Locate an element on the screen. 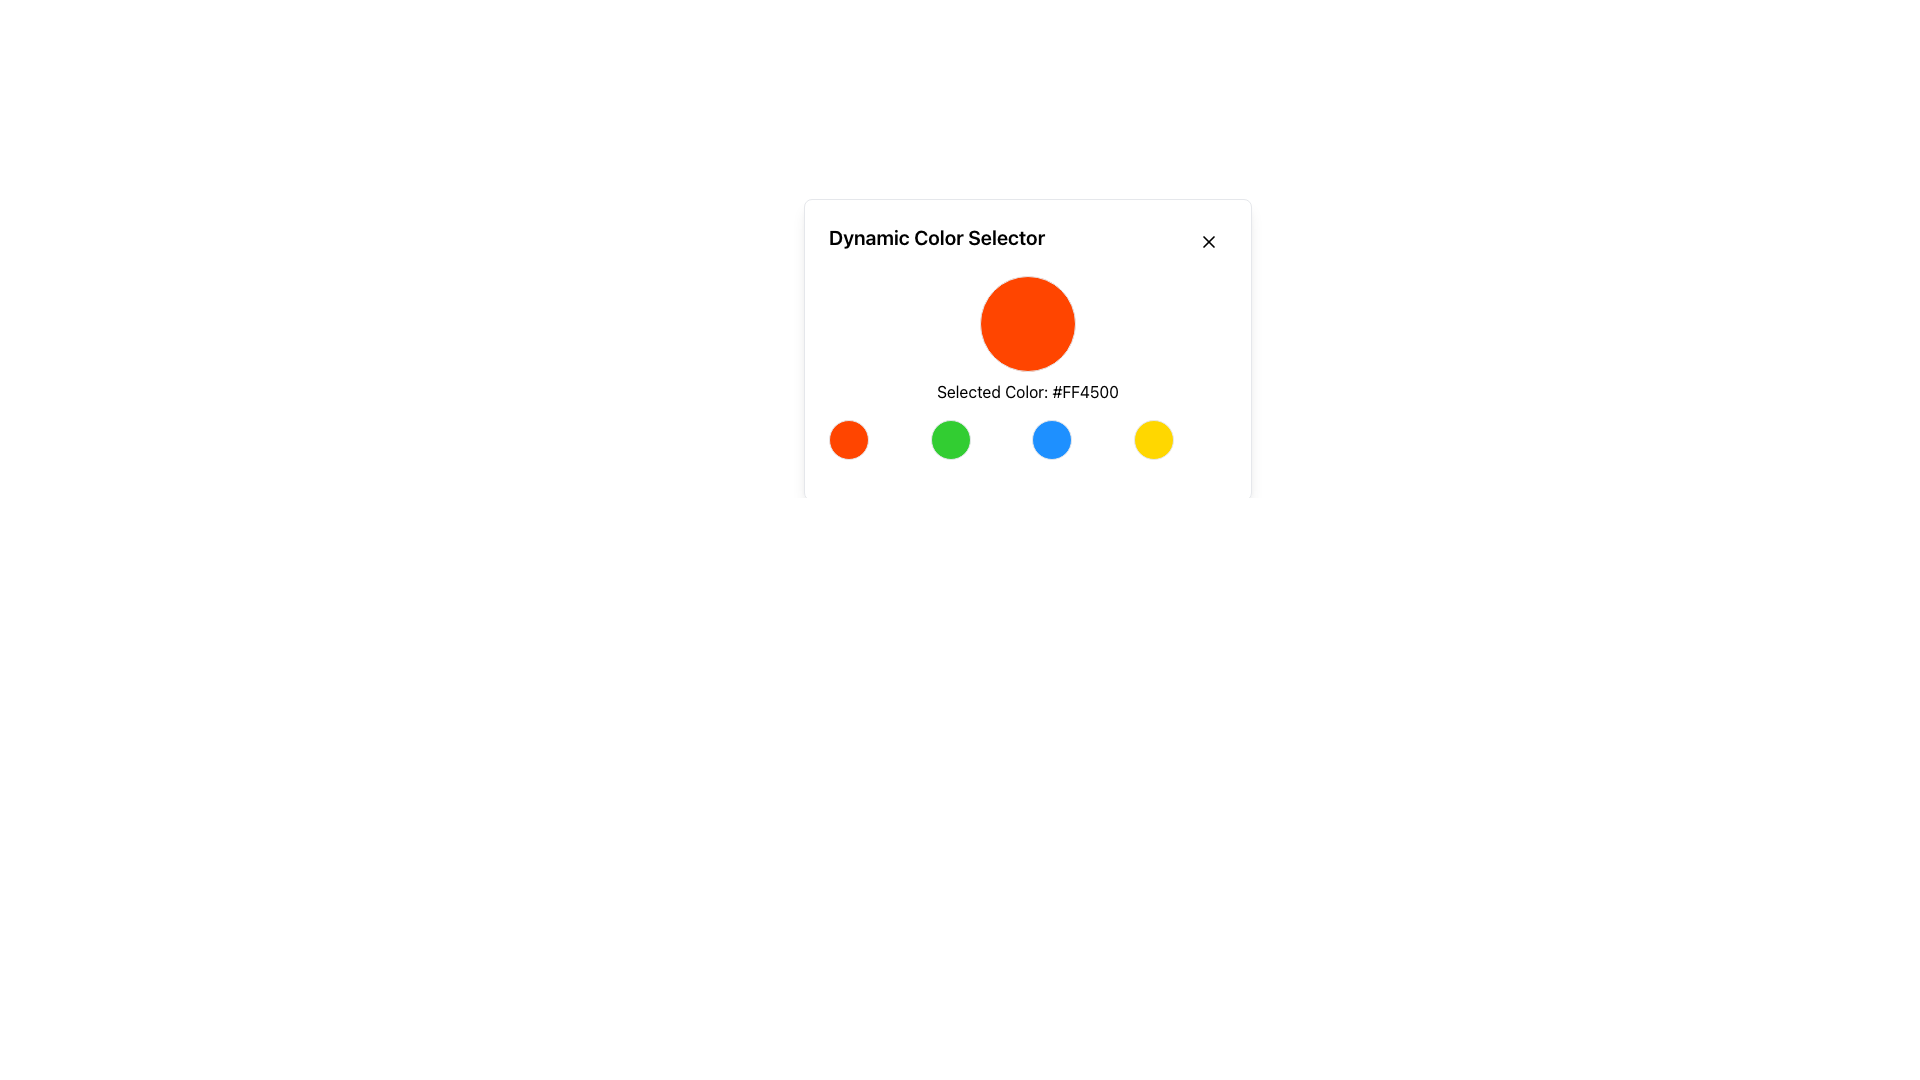  the close button located at the top-right corner of the 'Dynamic Color Selector' modal is located at coordinates (1208, 241).